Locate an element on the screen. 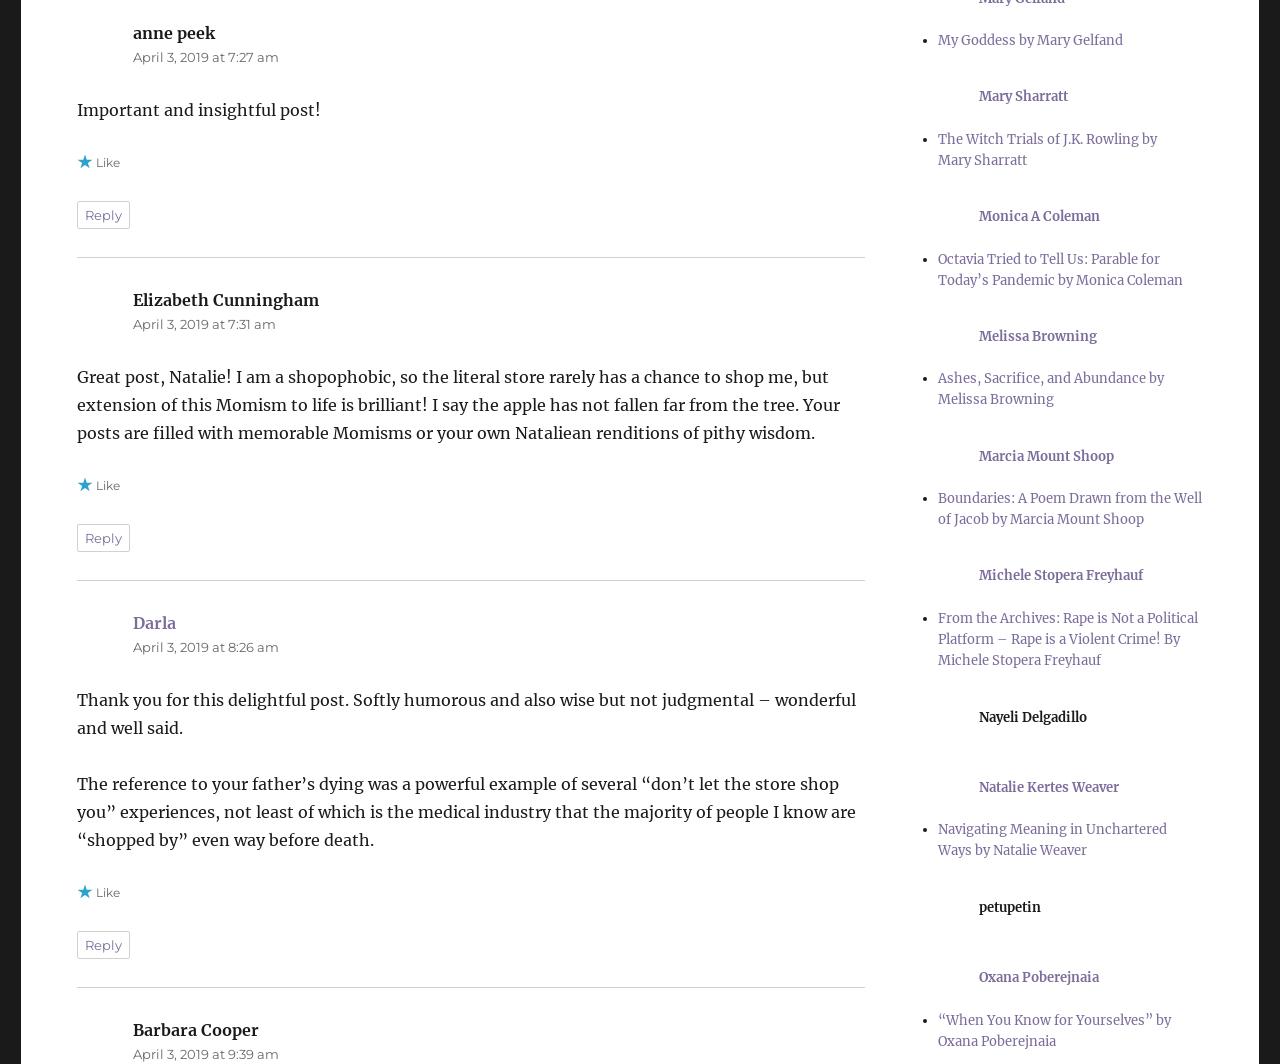  'petupetin' is located at coordinates (978, 906).